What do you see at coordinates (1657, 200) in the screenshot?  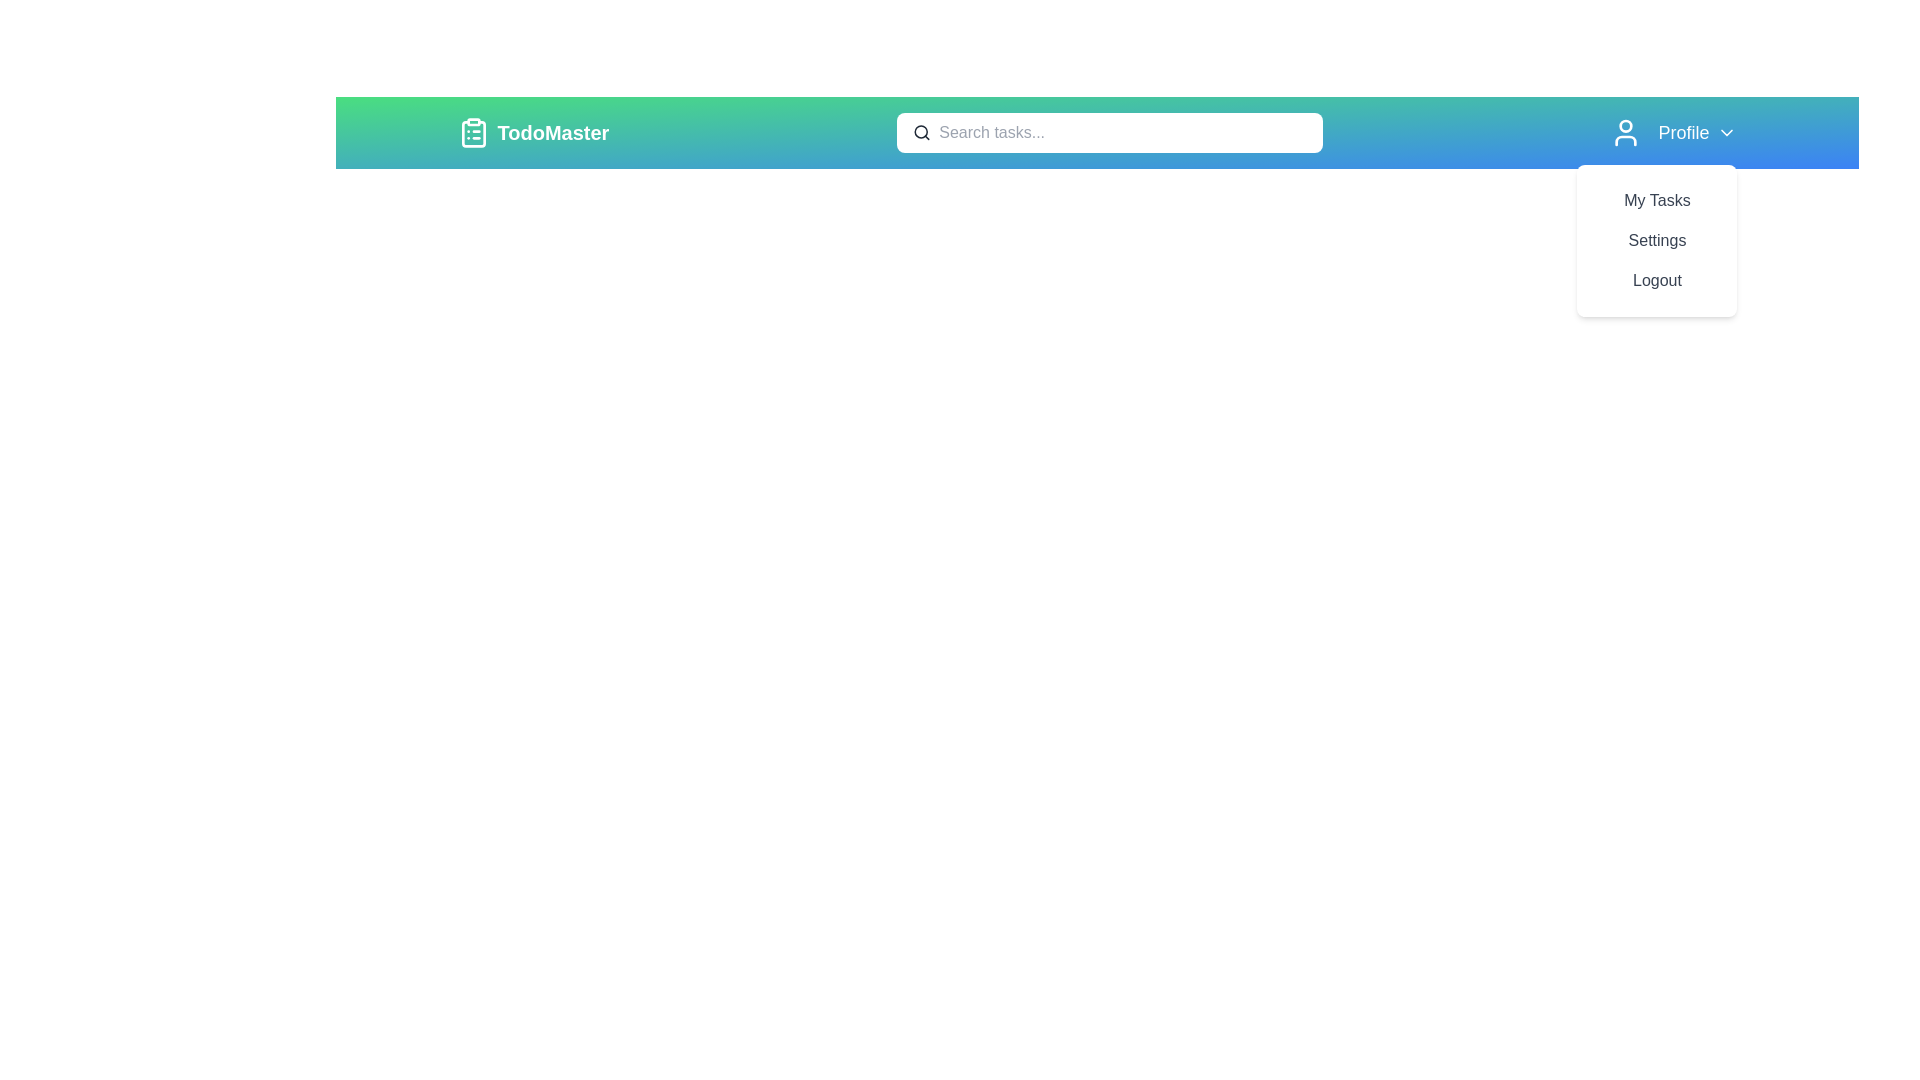 I see `the 'My Tasks' textual button at the top of the dropdown panel to trigger the hover effect` at bounding box center [1657, 200].